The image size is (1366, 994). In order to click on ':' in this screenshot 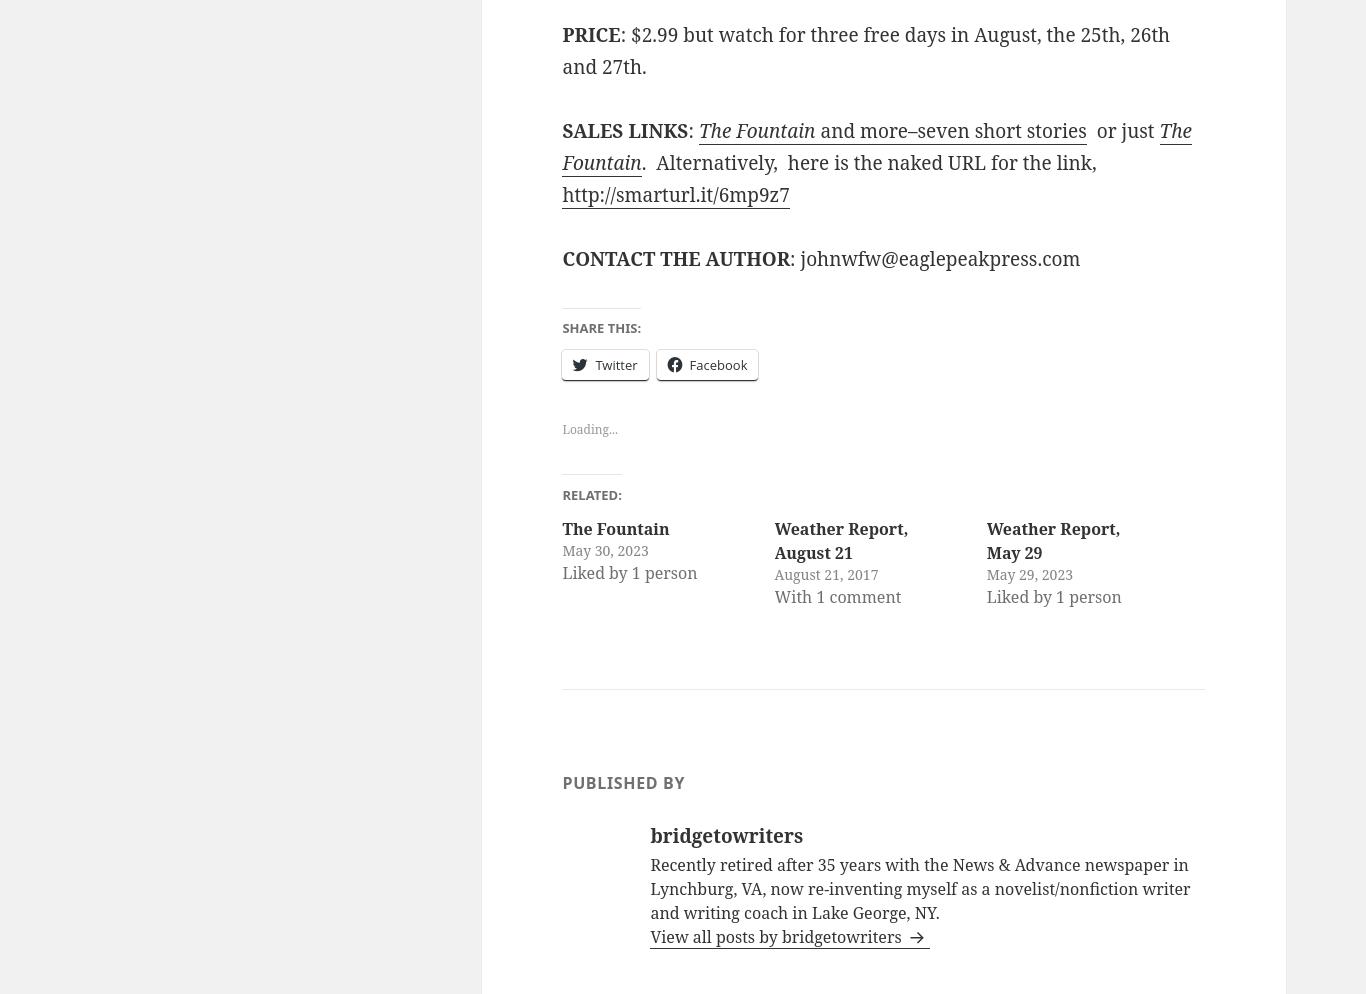, I will do `click(692, 130)`.